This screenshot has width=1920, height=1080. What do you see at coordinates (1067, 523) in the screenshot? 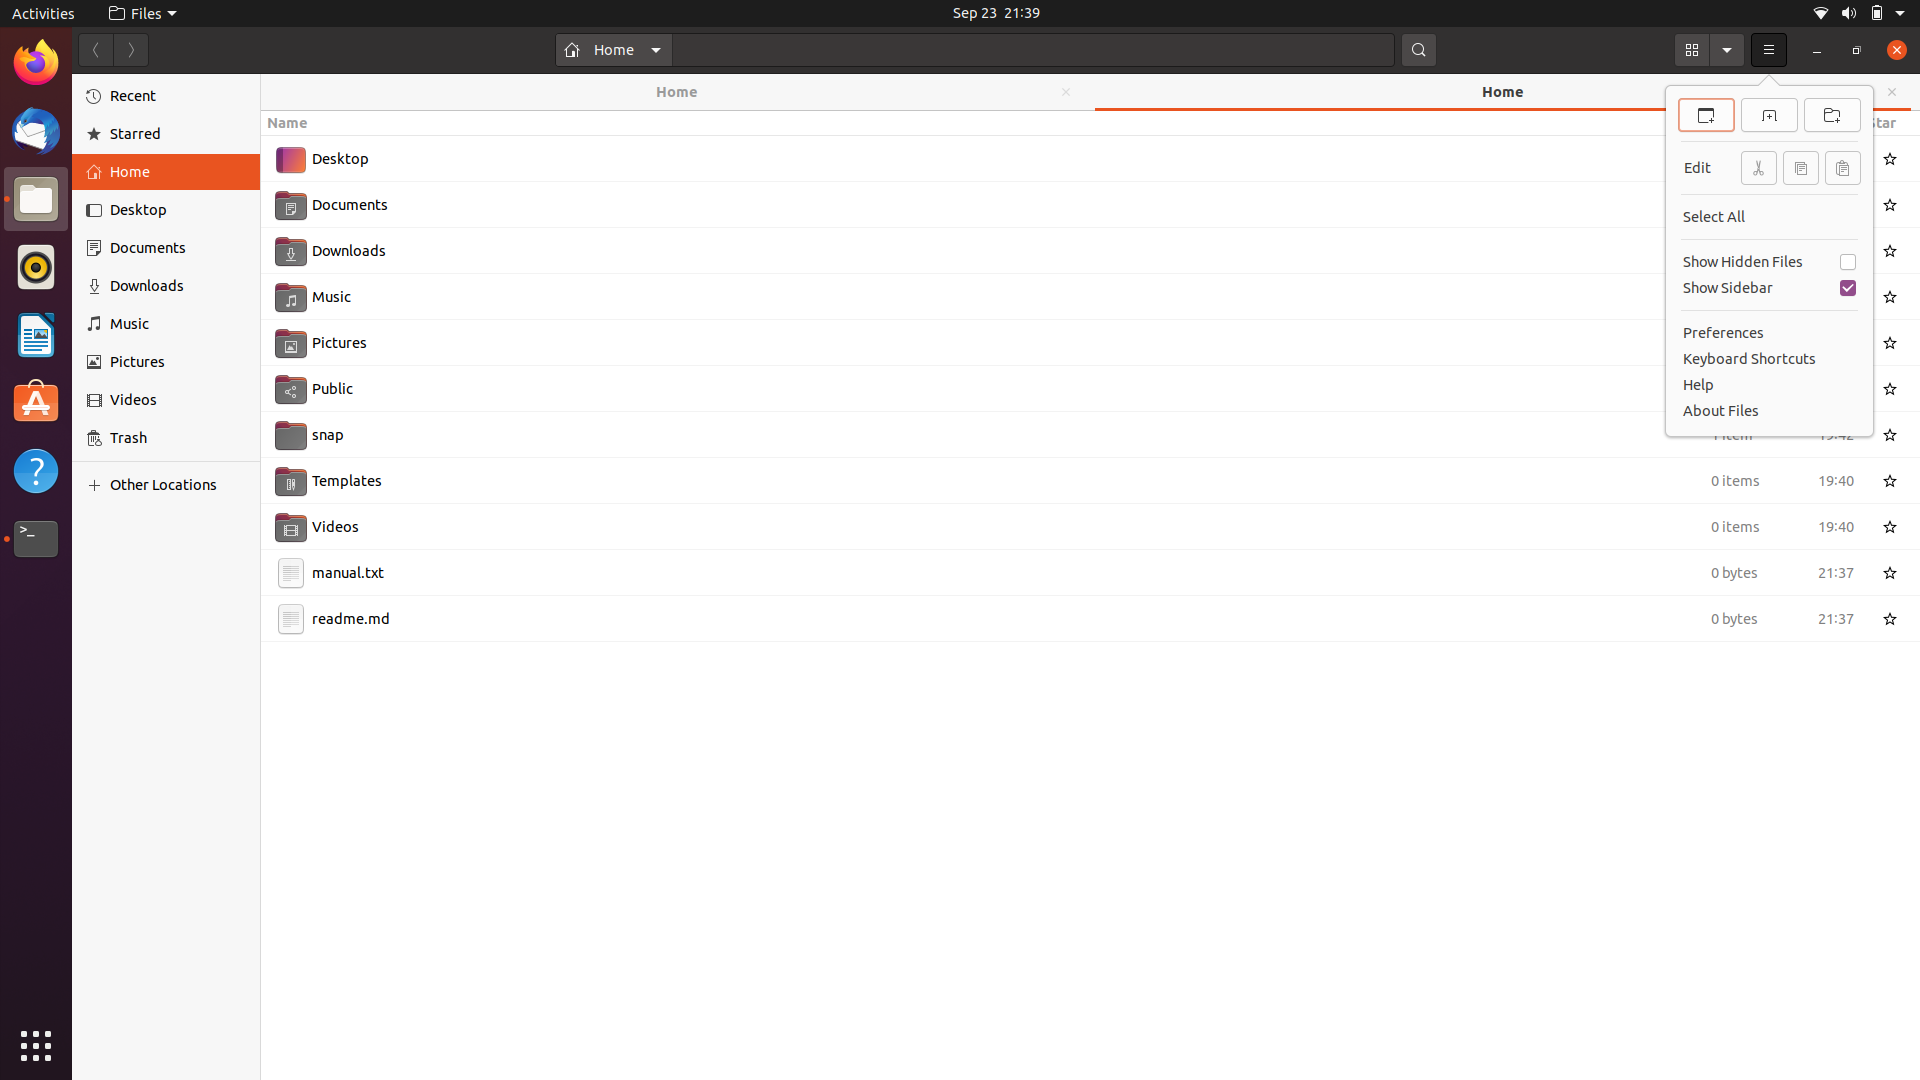
I see `Using the mouse pointer, select "Videos" folder and then use keyboard to open it` at bounding box center [1067, 523].